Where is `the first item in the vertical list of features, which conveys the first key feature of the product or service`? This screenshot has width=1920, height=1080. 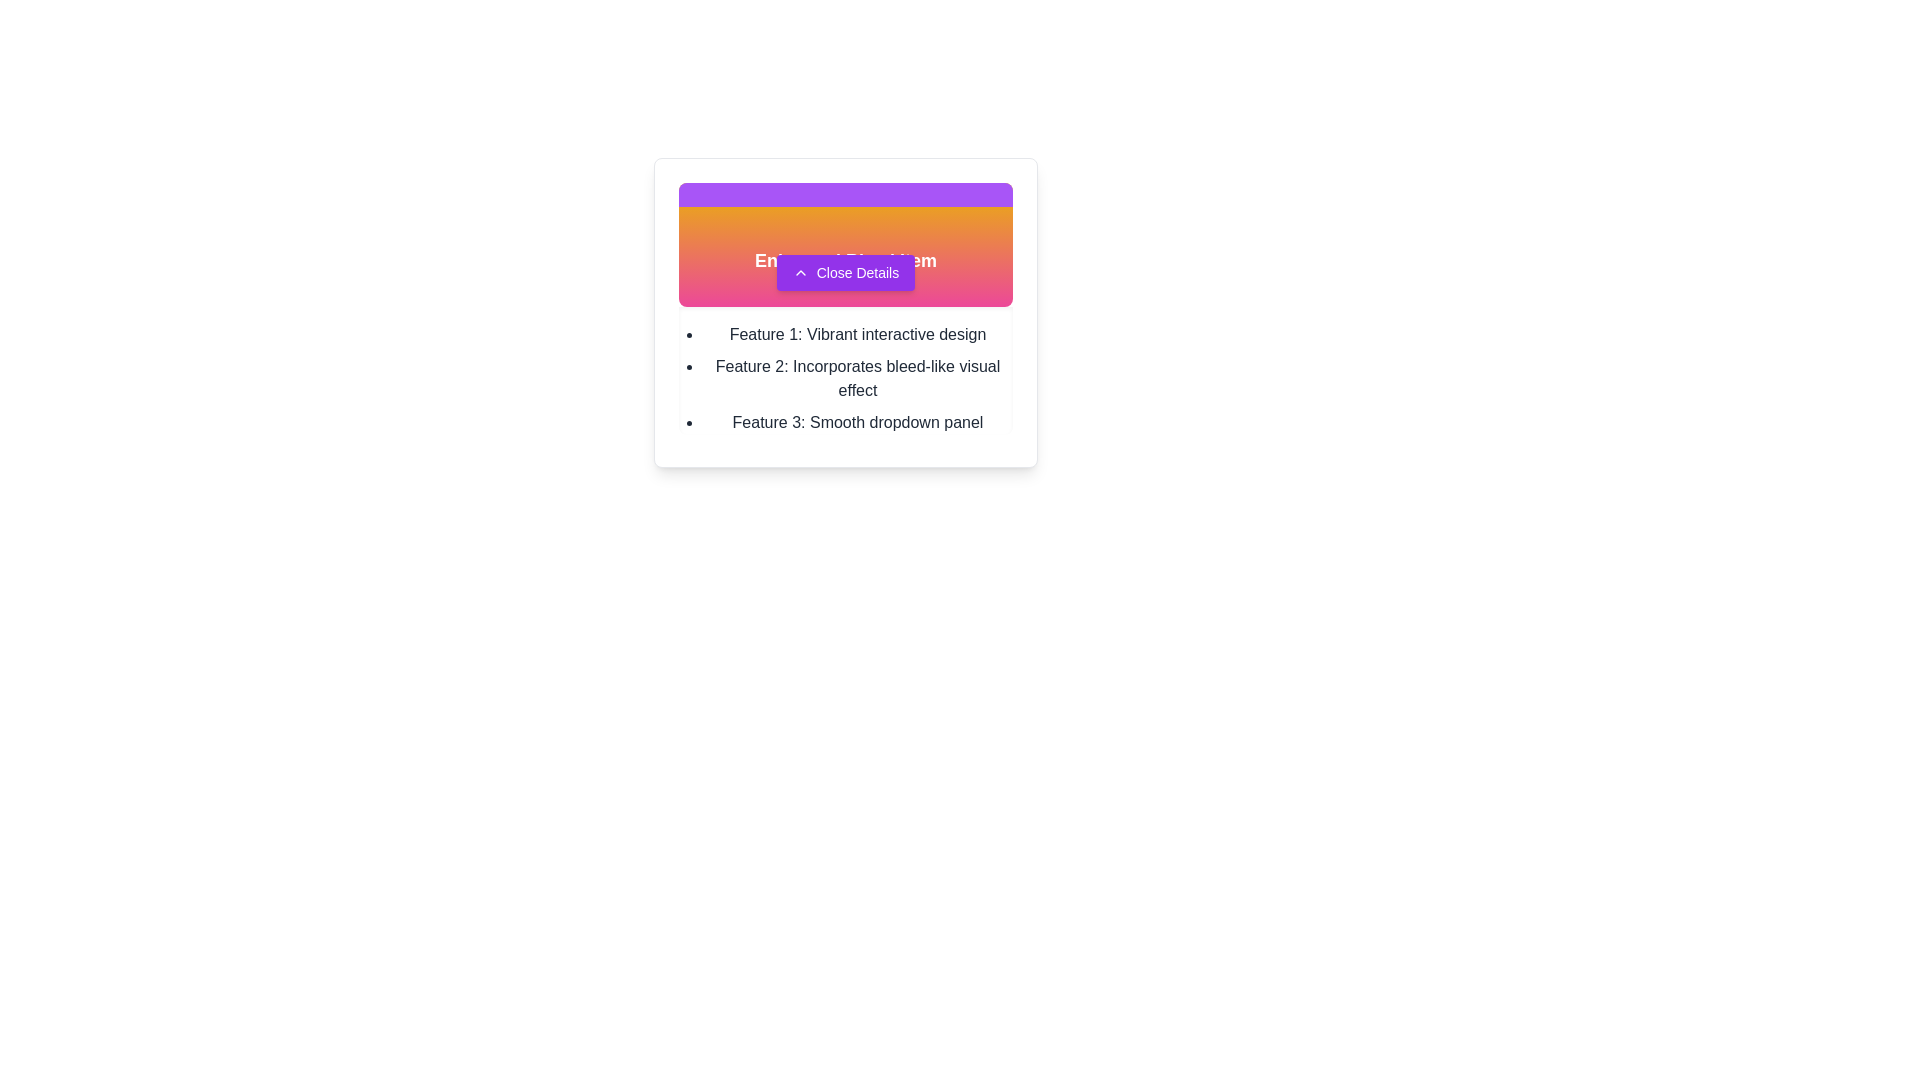 the first item in the vertical list of features, which conveys the first key feature of the product or service is located at coordinates (858, 334).